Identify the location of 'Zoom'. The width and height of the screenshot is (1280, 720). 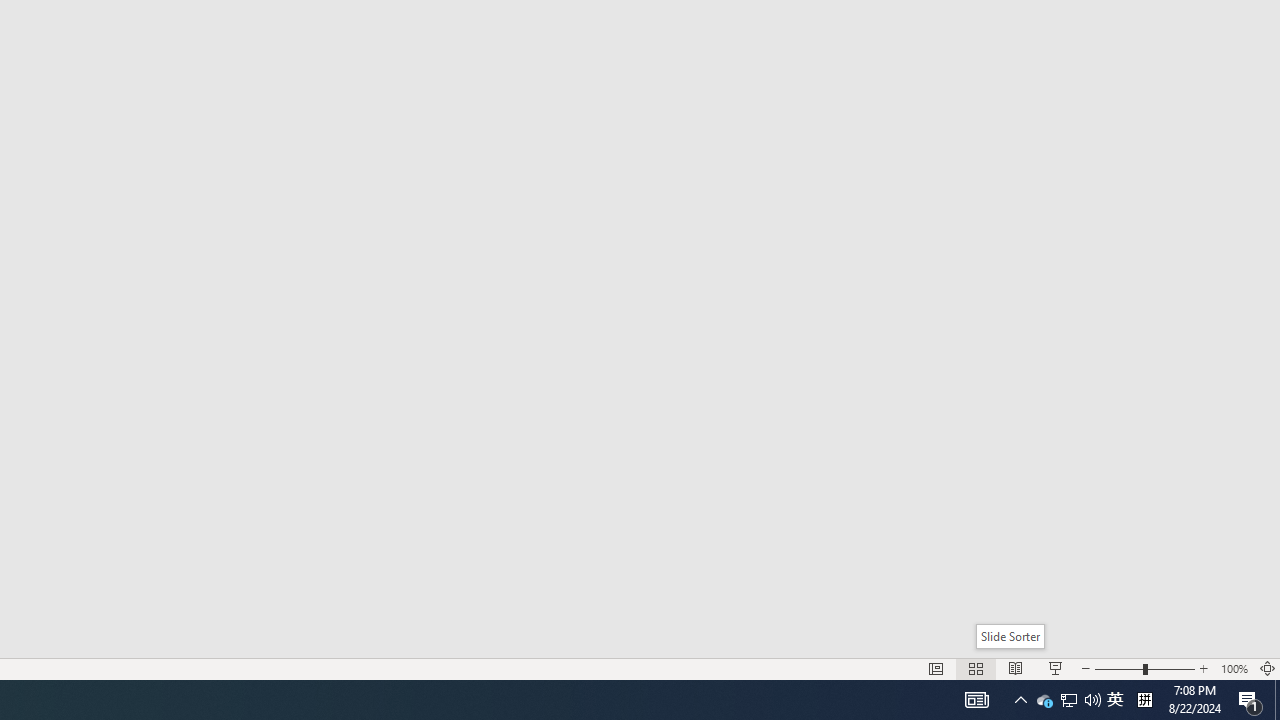
(1144, 669).